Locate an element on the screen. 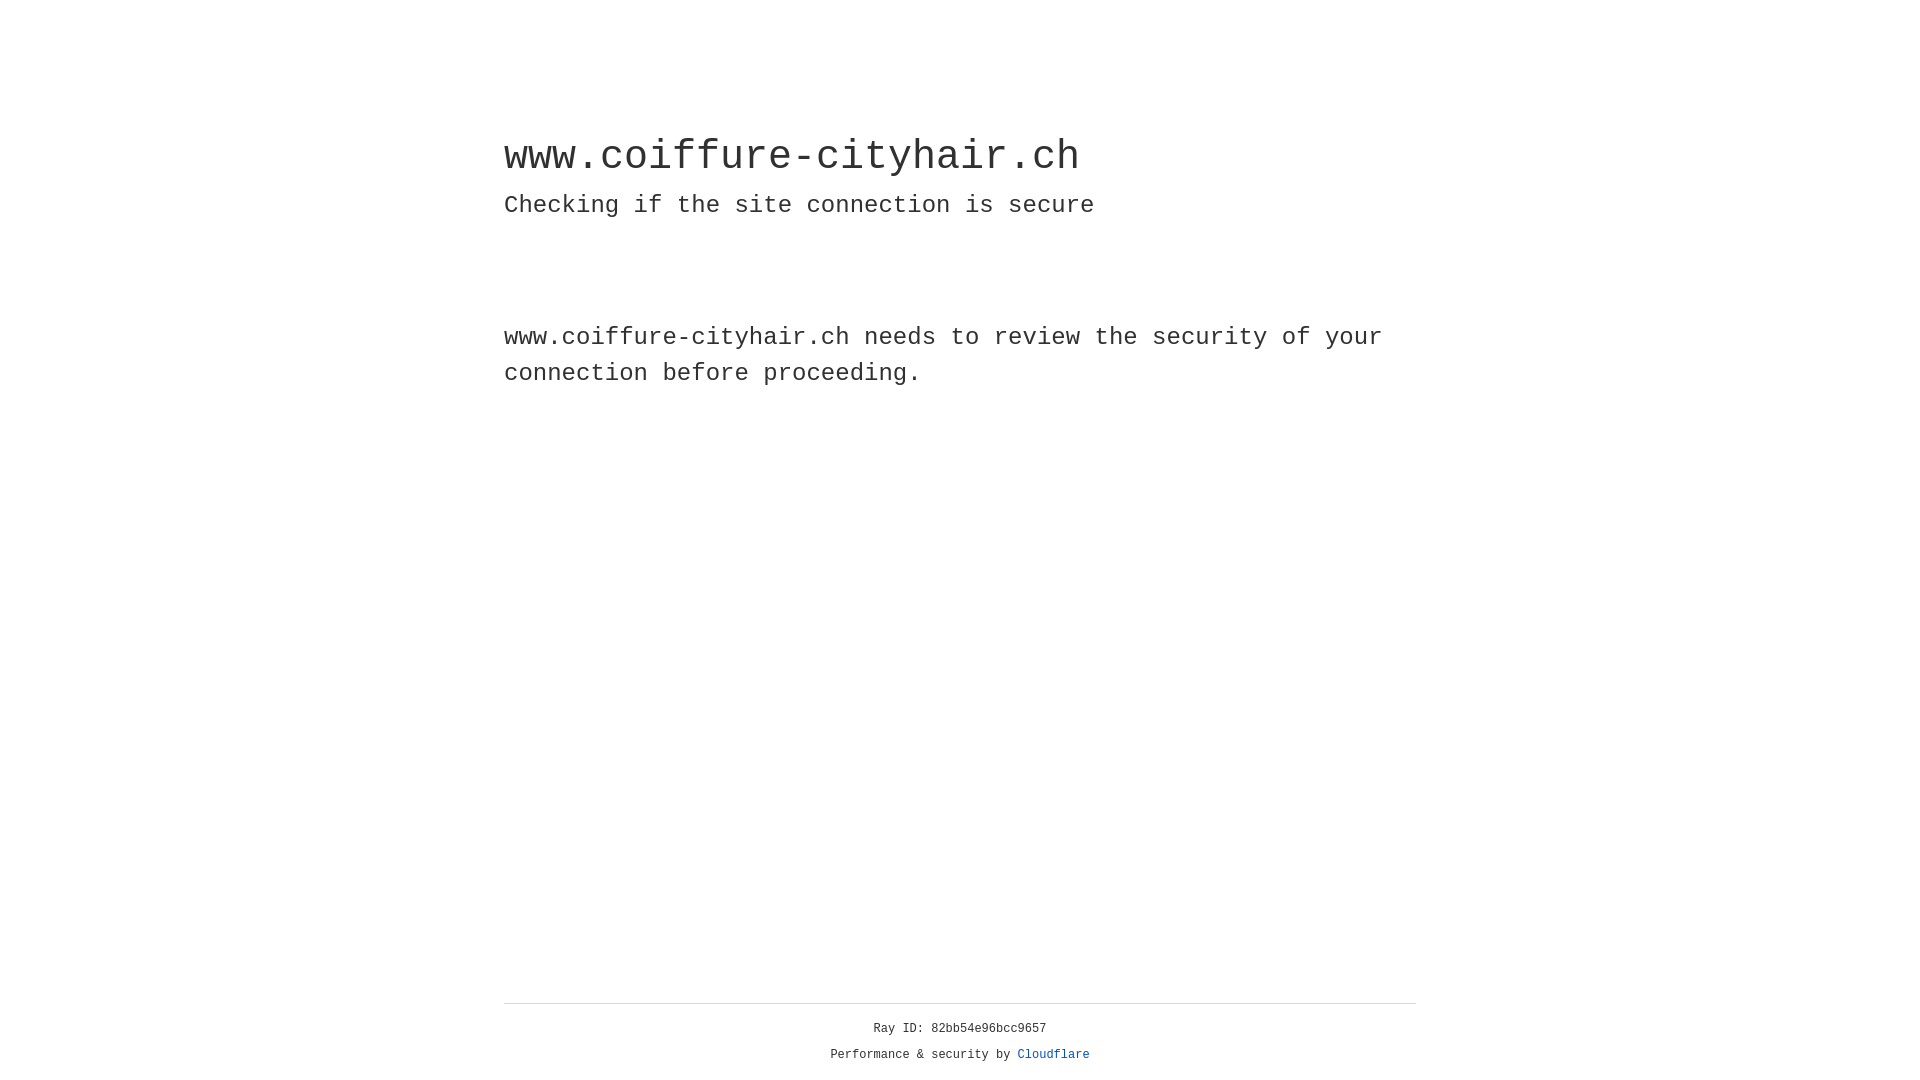  'Cloudflare' is located at coordinates (1053, 1054).